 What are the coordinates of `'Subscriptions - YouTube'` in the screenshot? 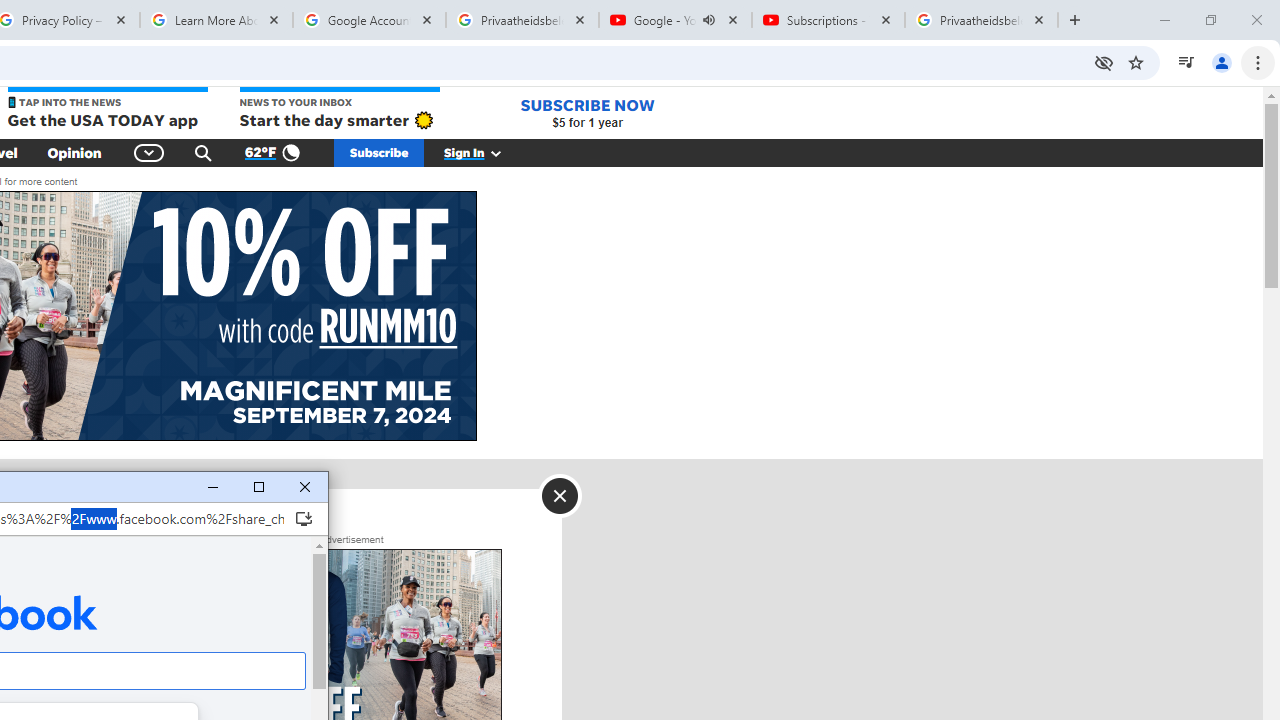 It's located at (828, 20).